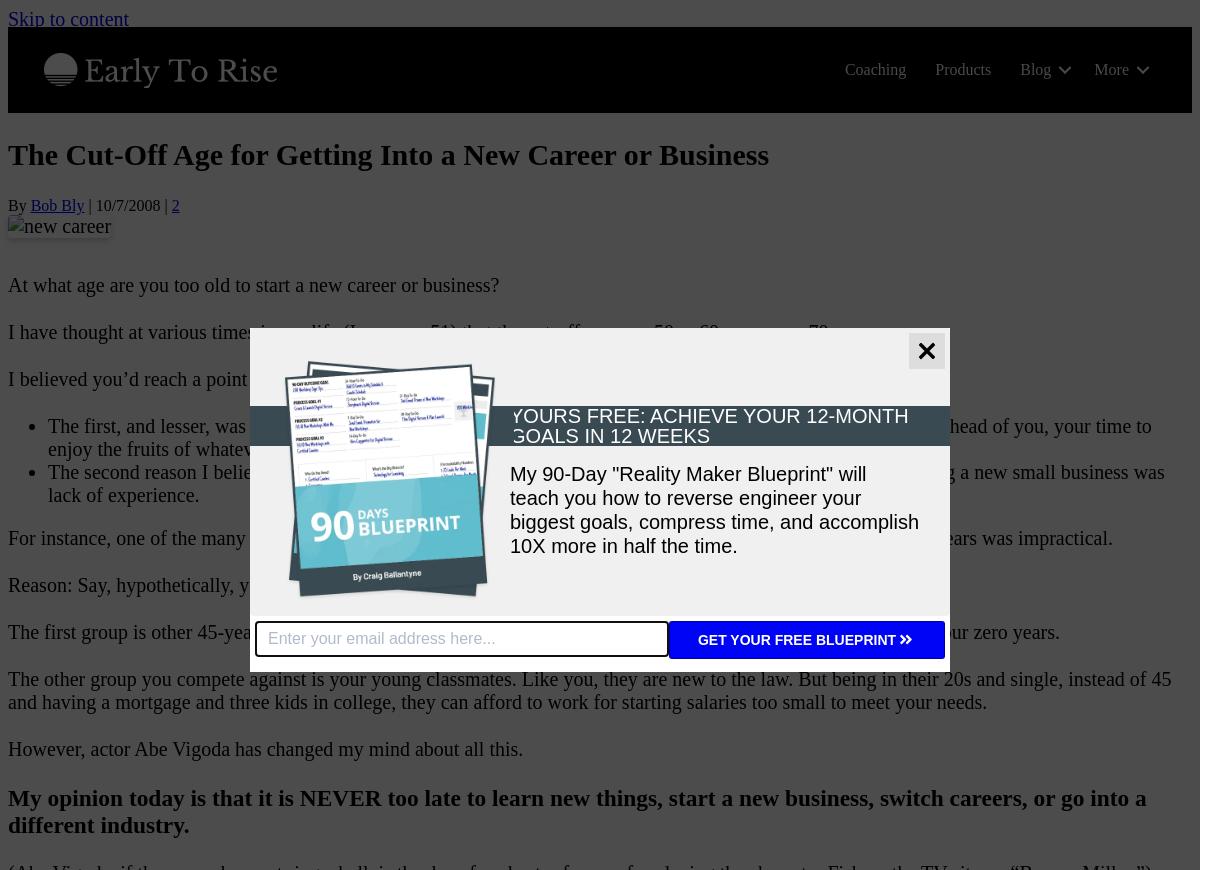  I want to click on 'However, actor Abe Vigoda has changed my mind about all this.', so click(265, 748).